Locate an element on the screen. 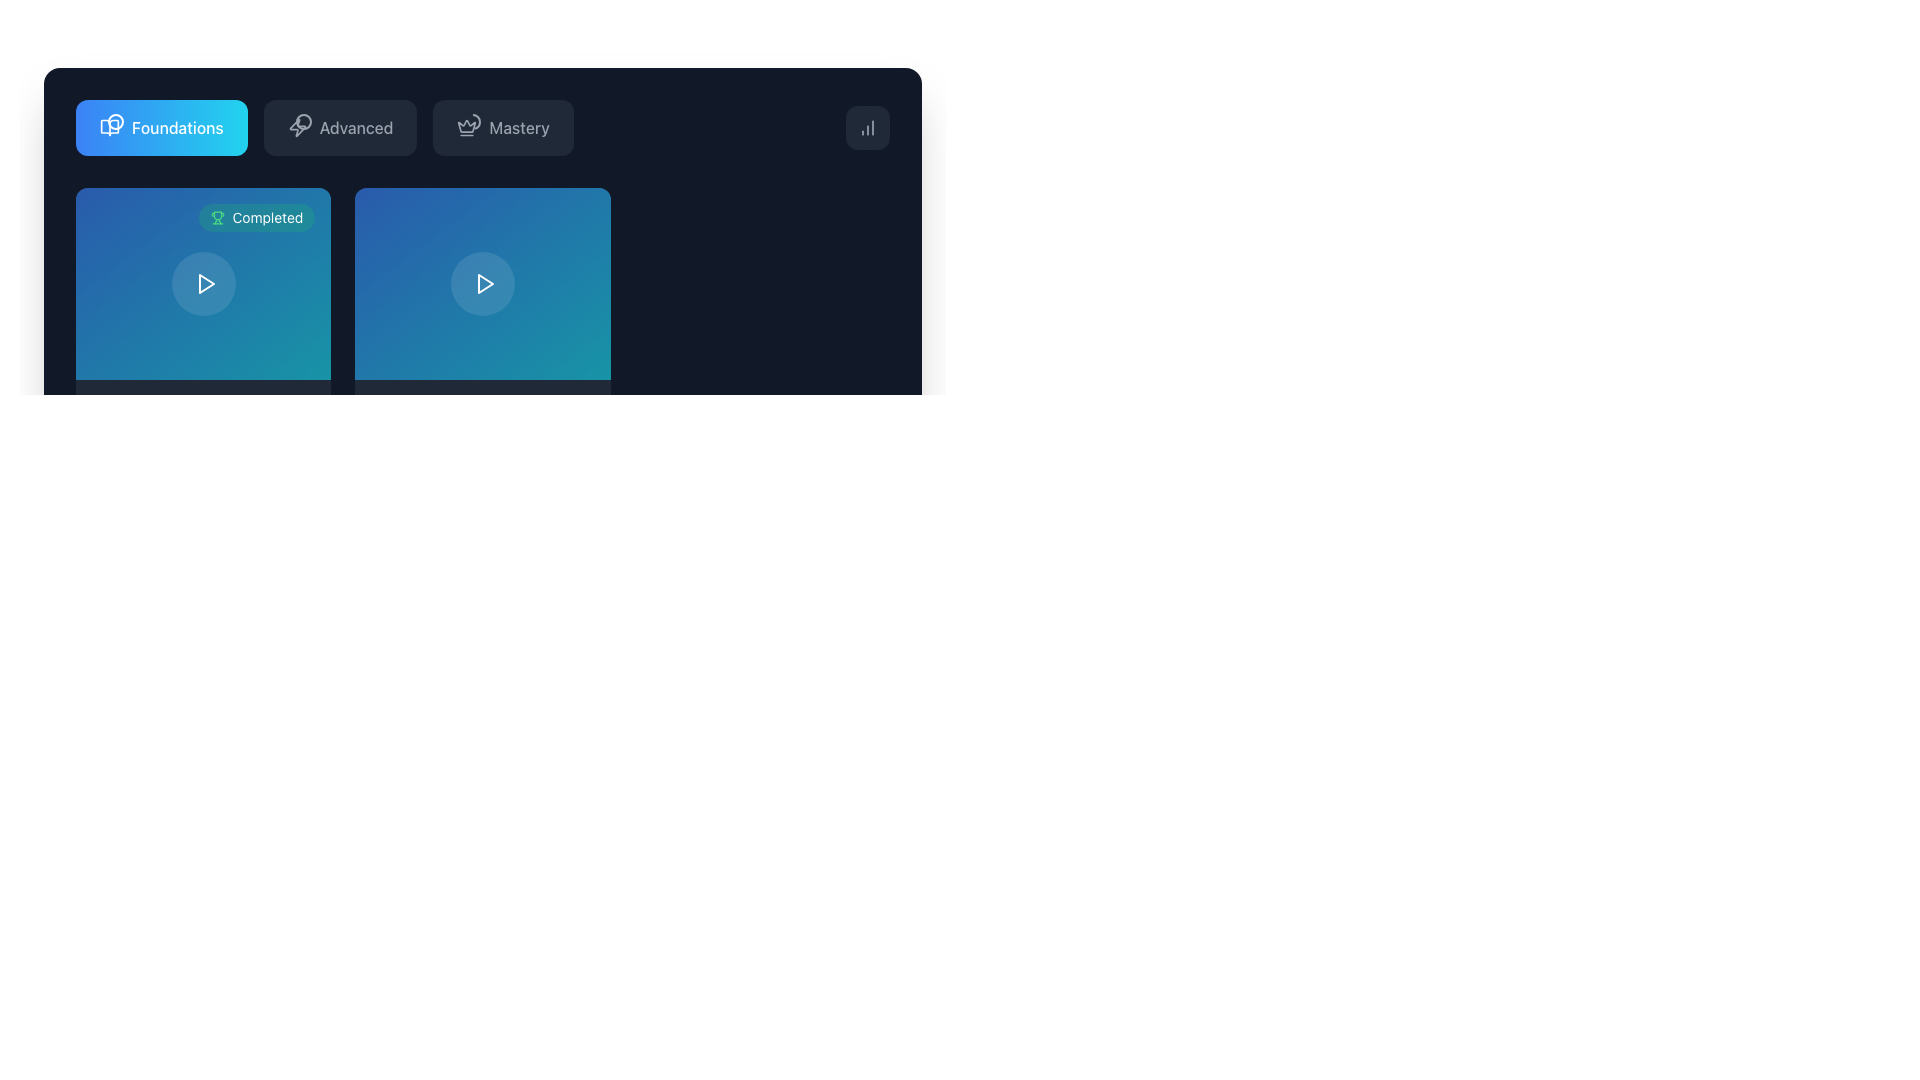 This screenshot has width=1920, height=1080. the play button located in the 'Completed' card at the top-left of the interface is located at coordinates (205, 284).